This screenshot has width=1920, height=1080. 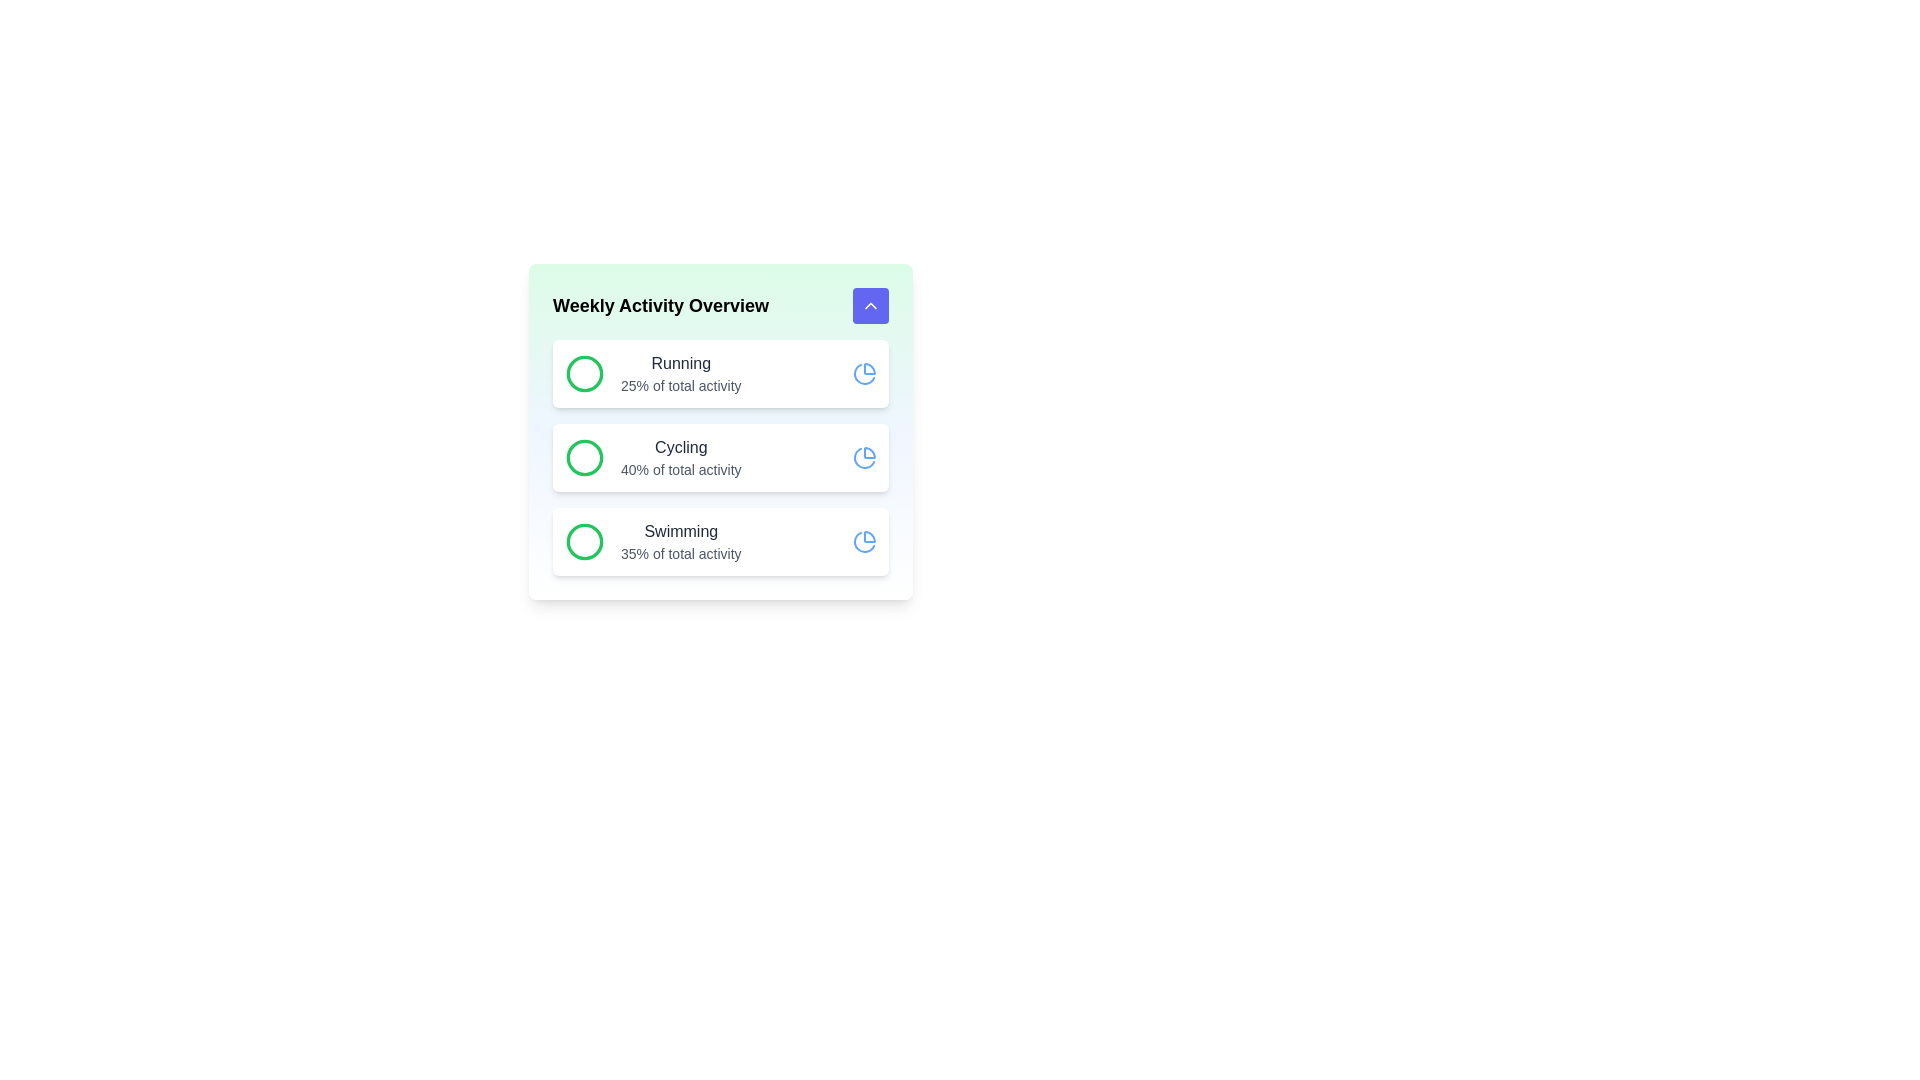 What do you see at coordinates (584, 458) in the screenshot?
I see `the SVG-based circular graphical element representing the 'Cycling' activity icon located in the 'Weekly Activity Overview' section` at bounding box center [584, 458].